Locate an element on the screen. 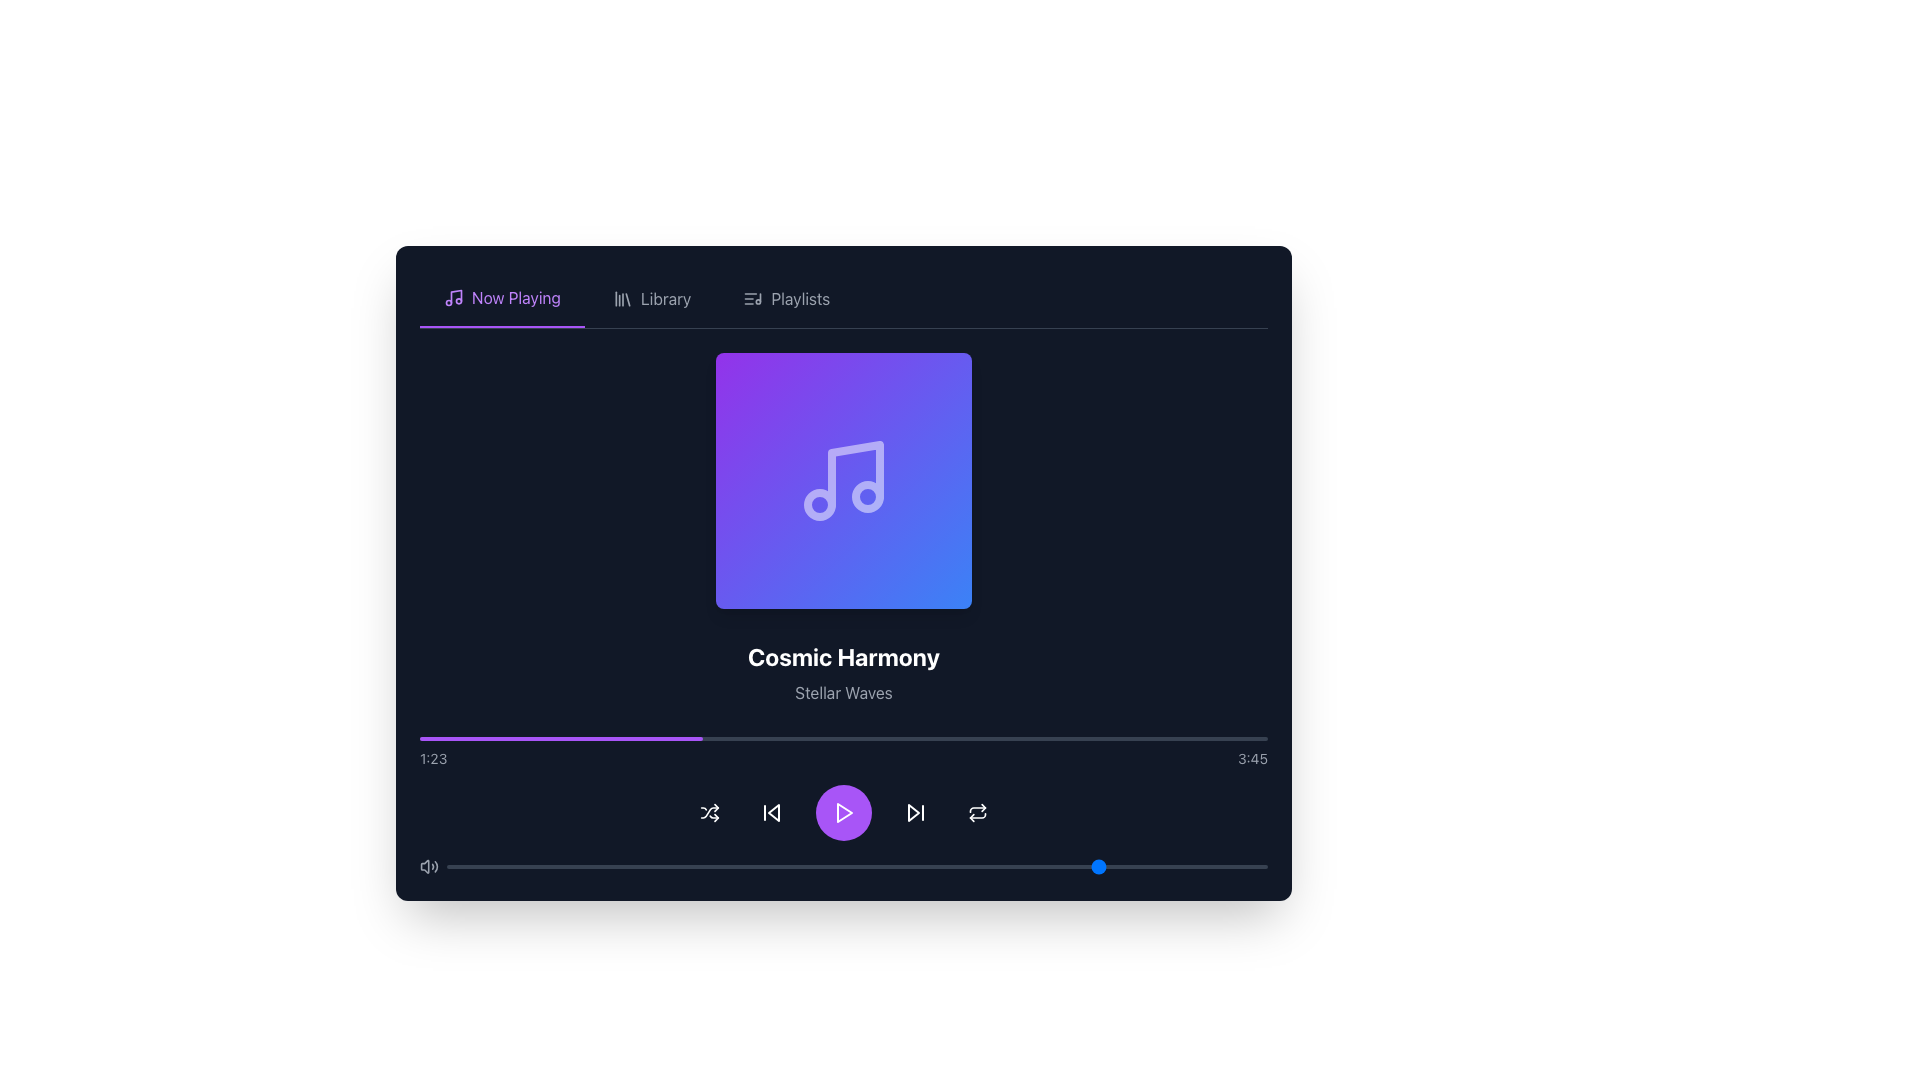  the 'skip forward' button located to the right of the central play button in the media player controls is located at coordinates (912, 813).